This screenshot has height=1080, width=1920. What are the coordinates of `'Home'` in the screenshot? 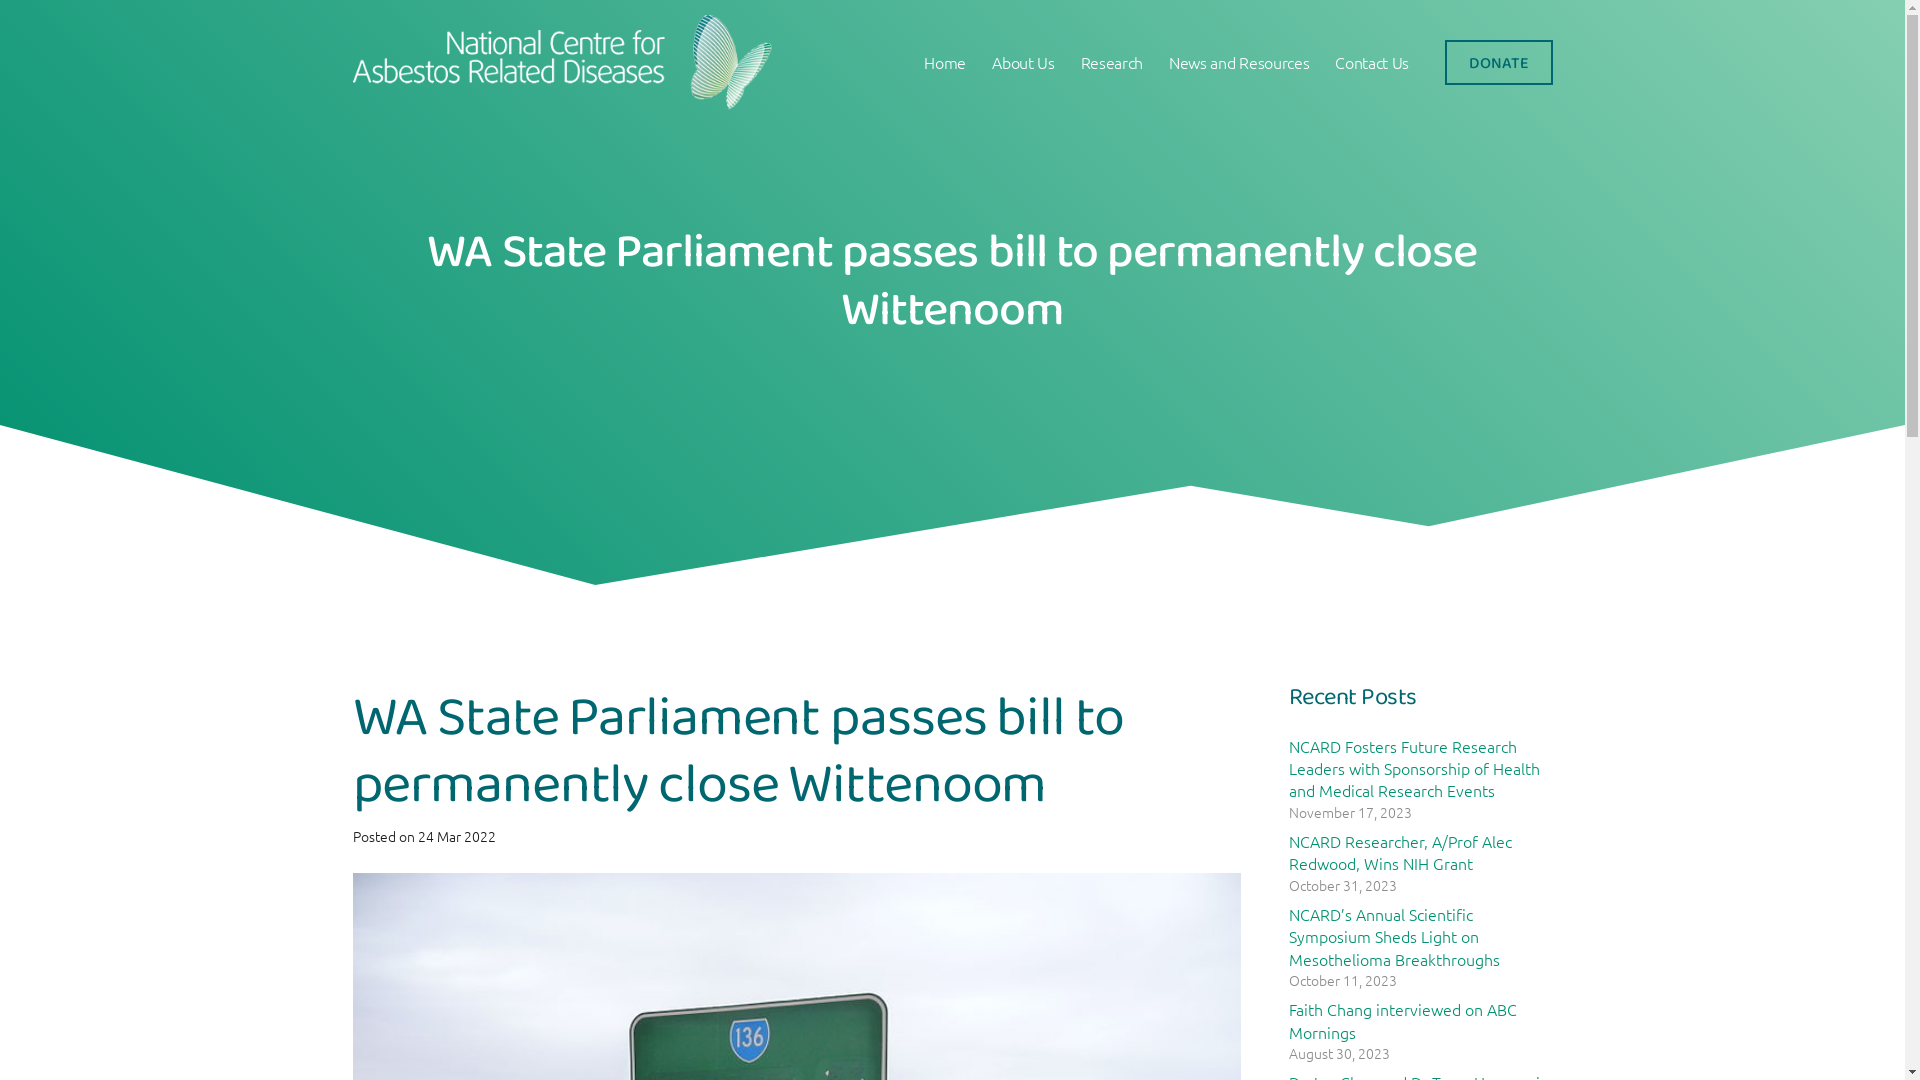 It's located at (944, 61).